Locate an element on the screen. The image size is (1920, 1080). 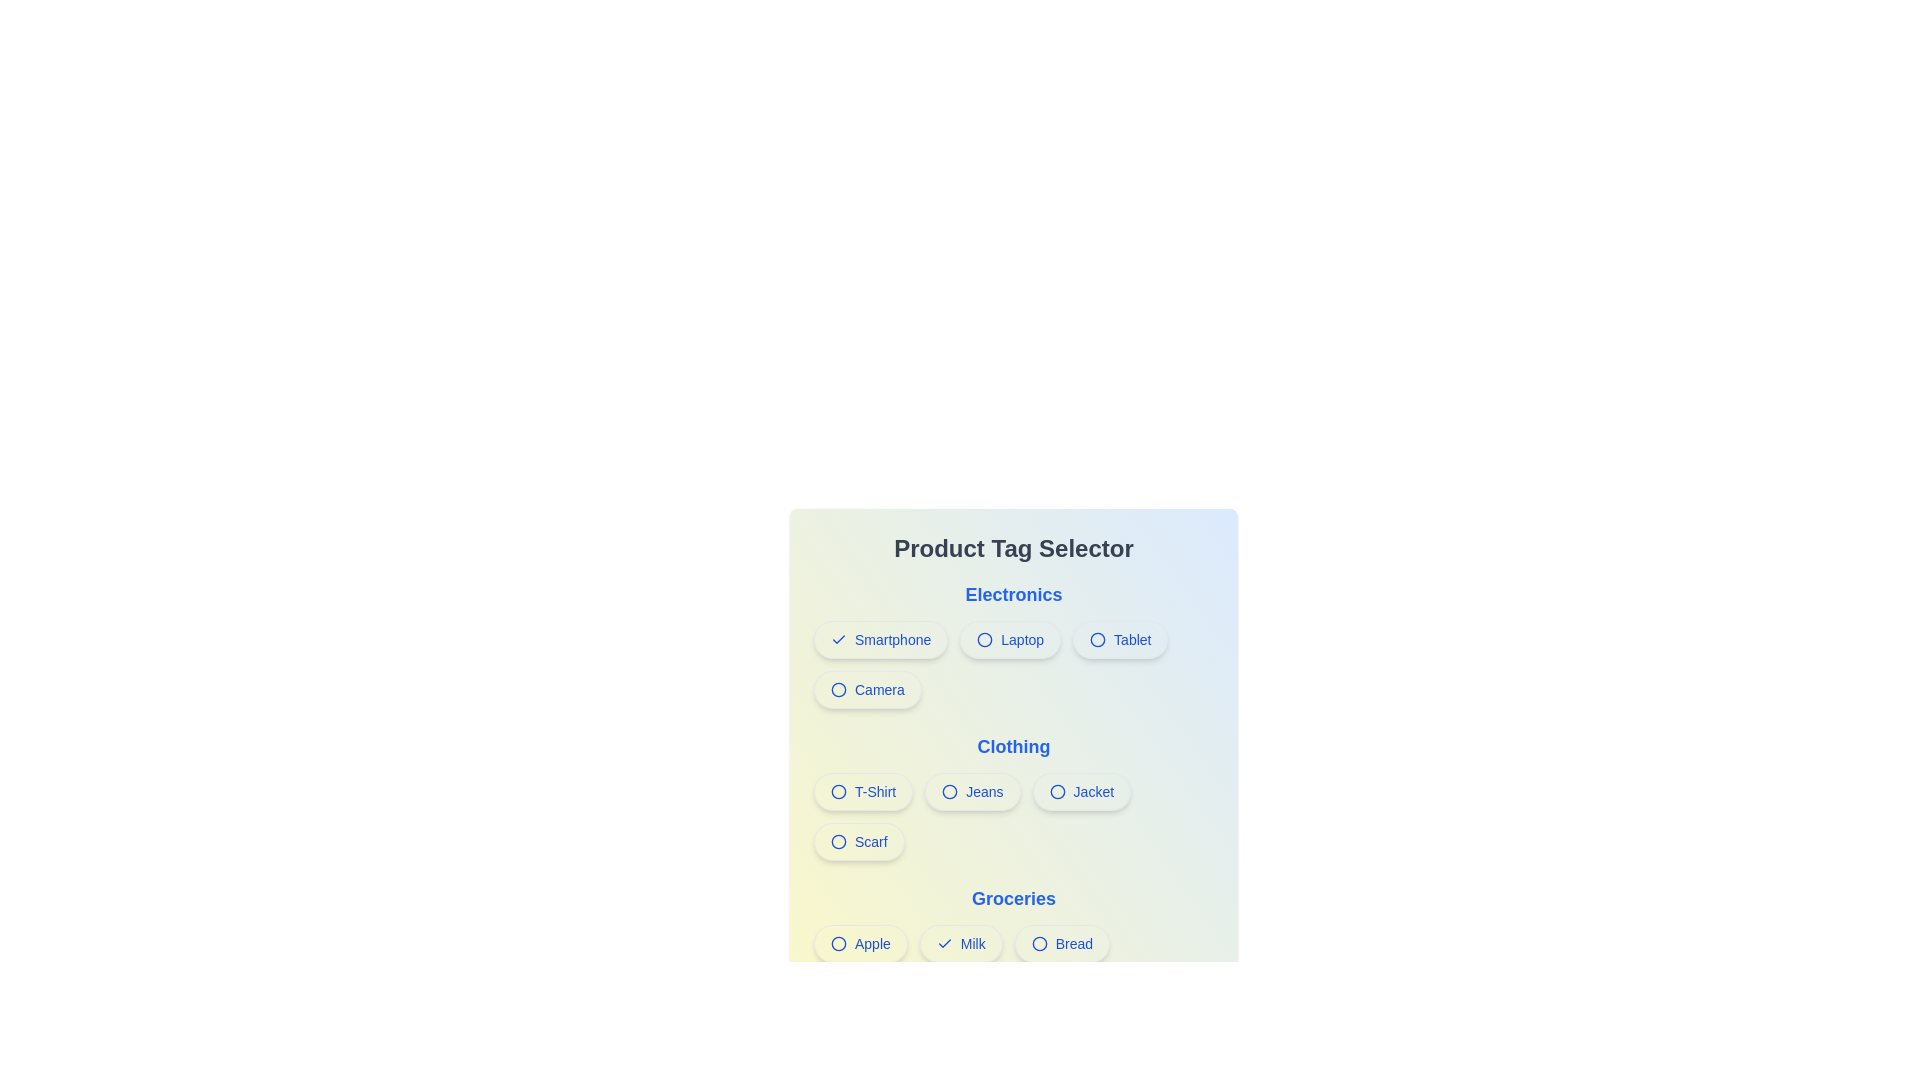
checkmark icon located in the top-left corner of the 'Smartphone' button in the 'Electronics' section of the 'Product Tag Selector' interface using a developer tool is located at coordinates (839, 640).